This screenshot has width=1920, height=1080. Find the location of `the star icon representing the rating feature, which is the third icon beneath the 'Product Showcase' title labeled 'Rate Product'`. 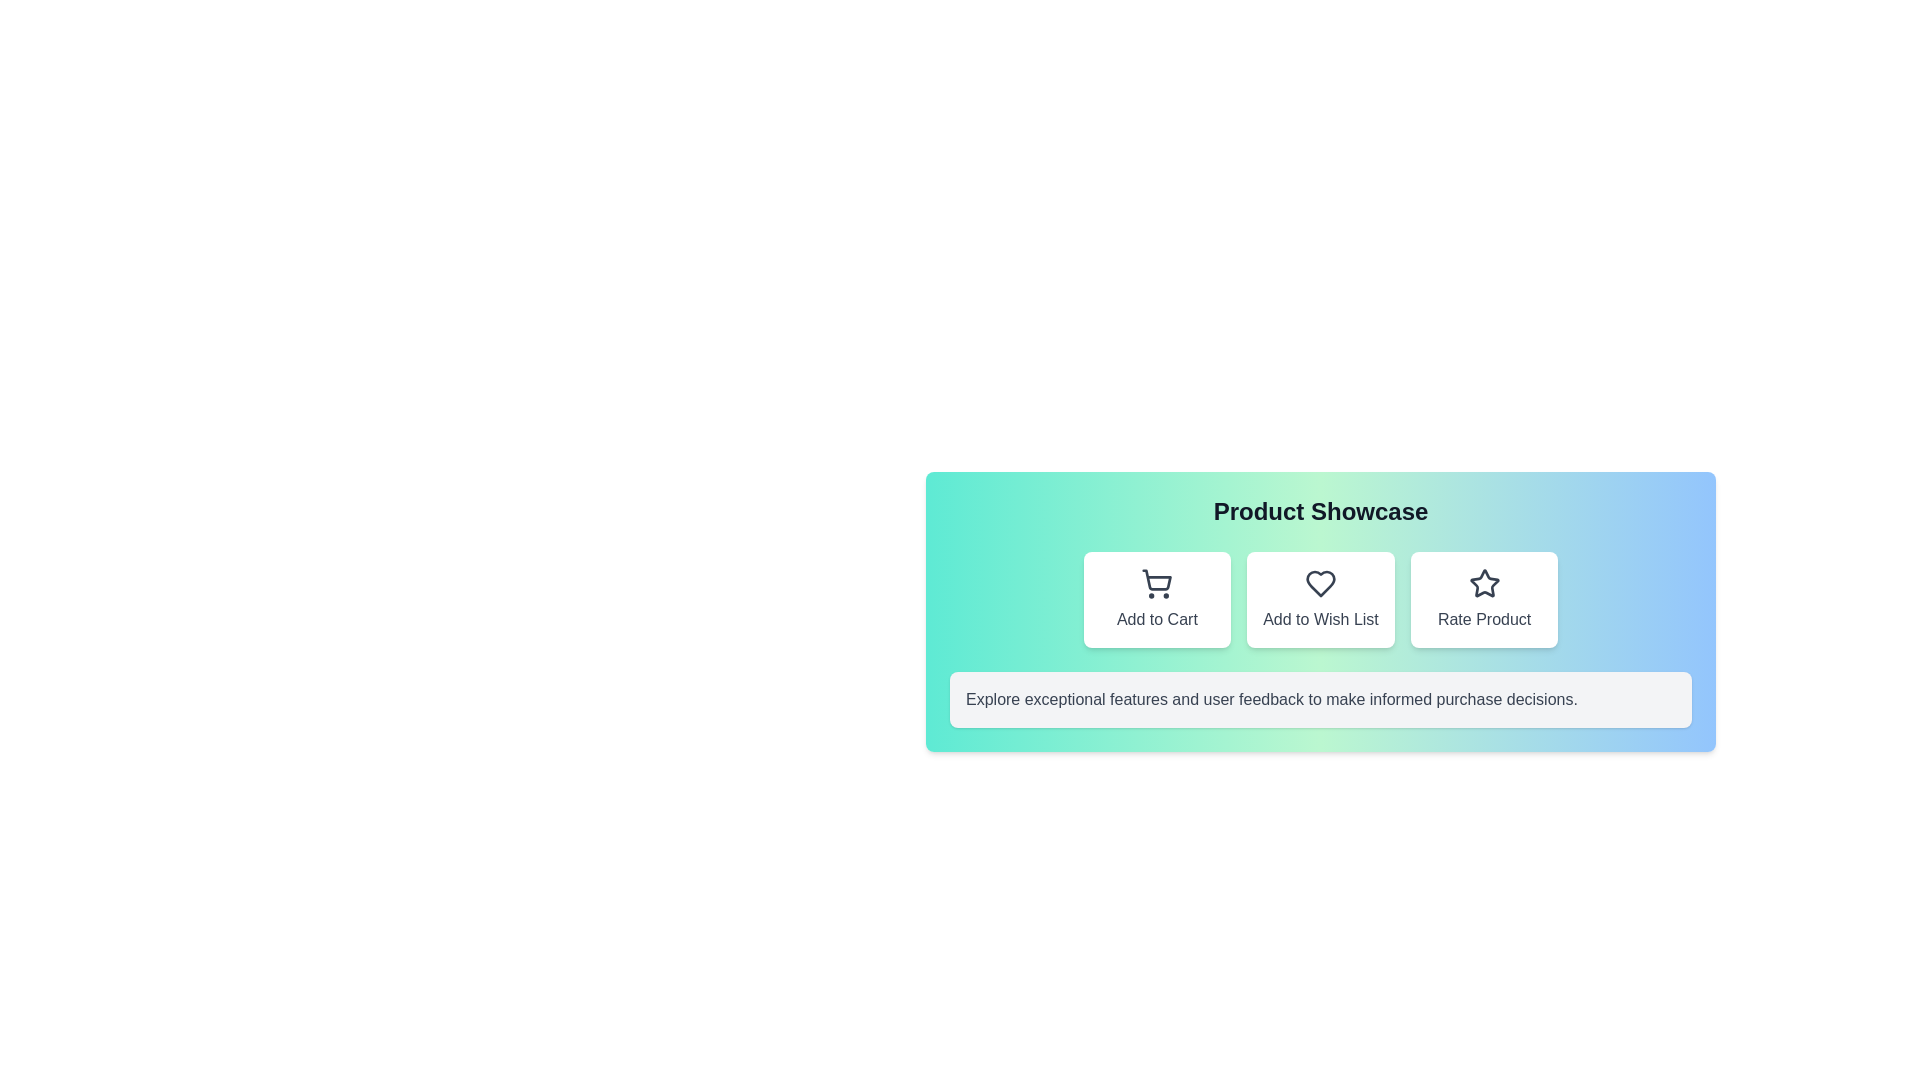

the star icon representing the rating feature, which is the third icon beneath the 'Product Showcase' title labeled 'Rate Product' is located at coordinates (1484, 583).